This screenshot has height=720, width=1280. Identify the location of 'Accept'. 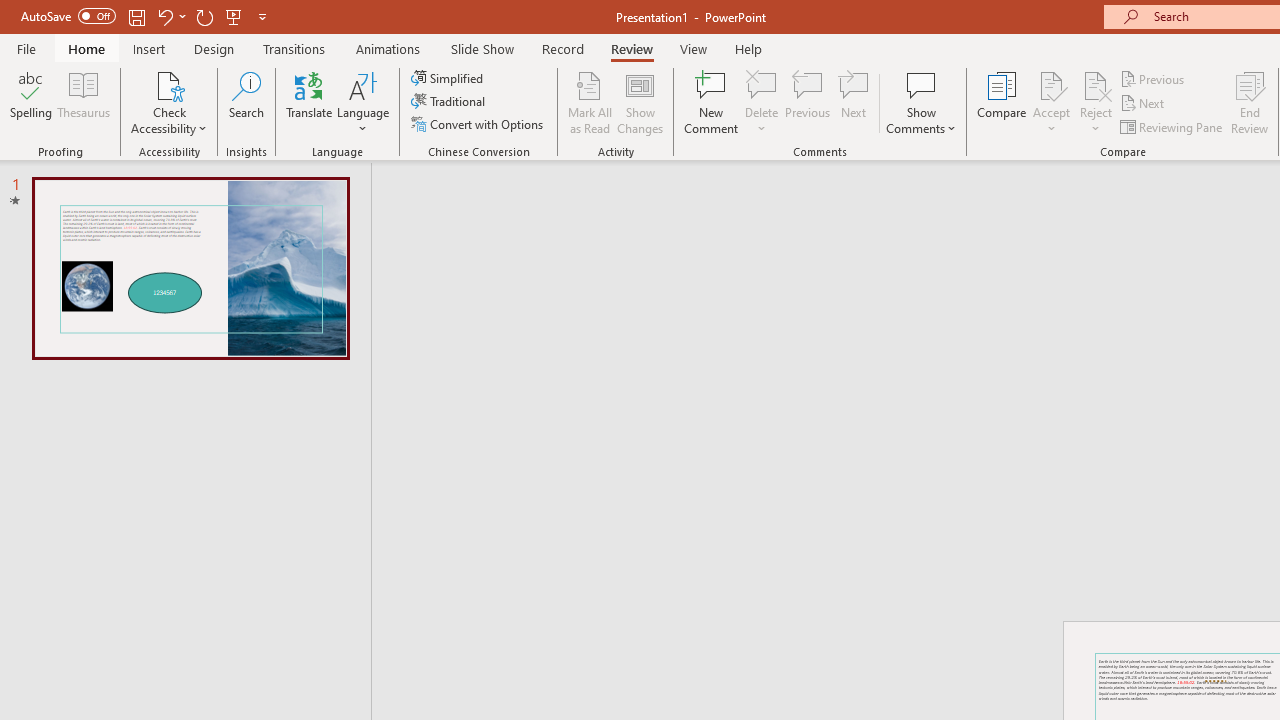
(1050, 103).